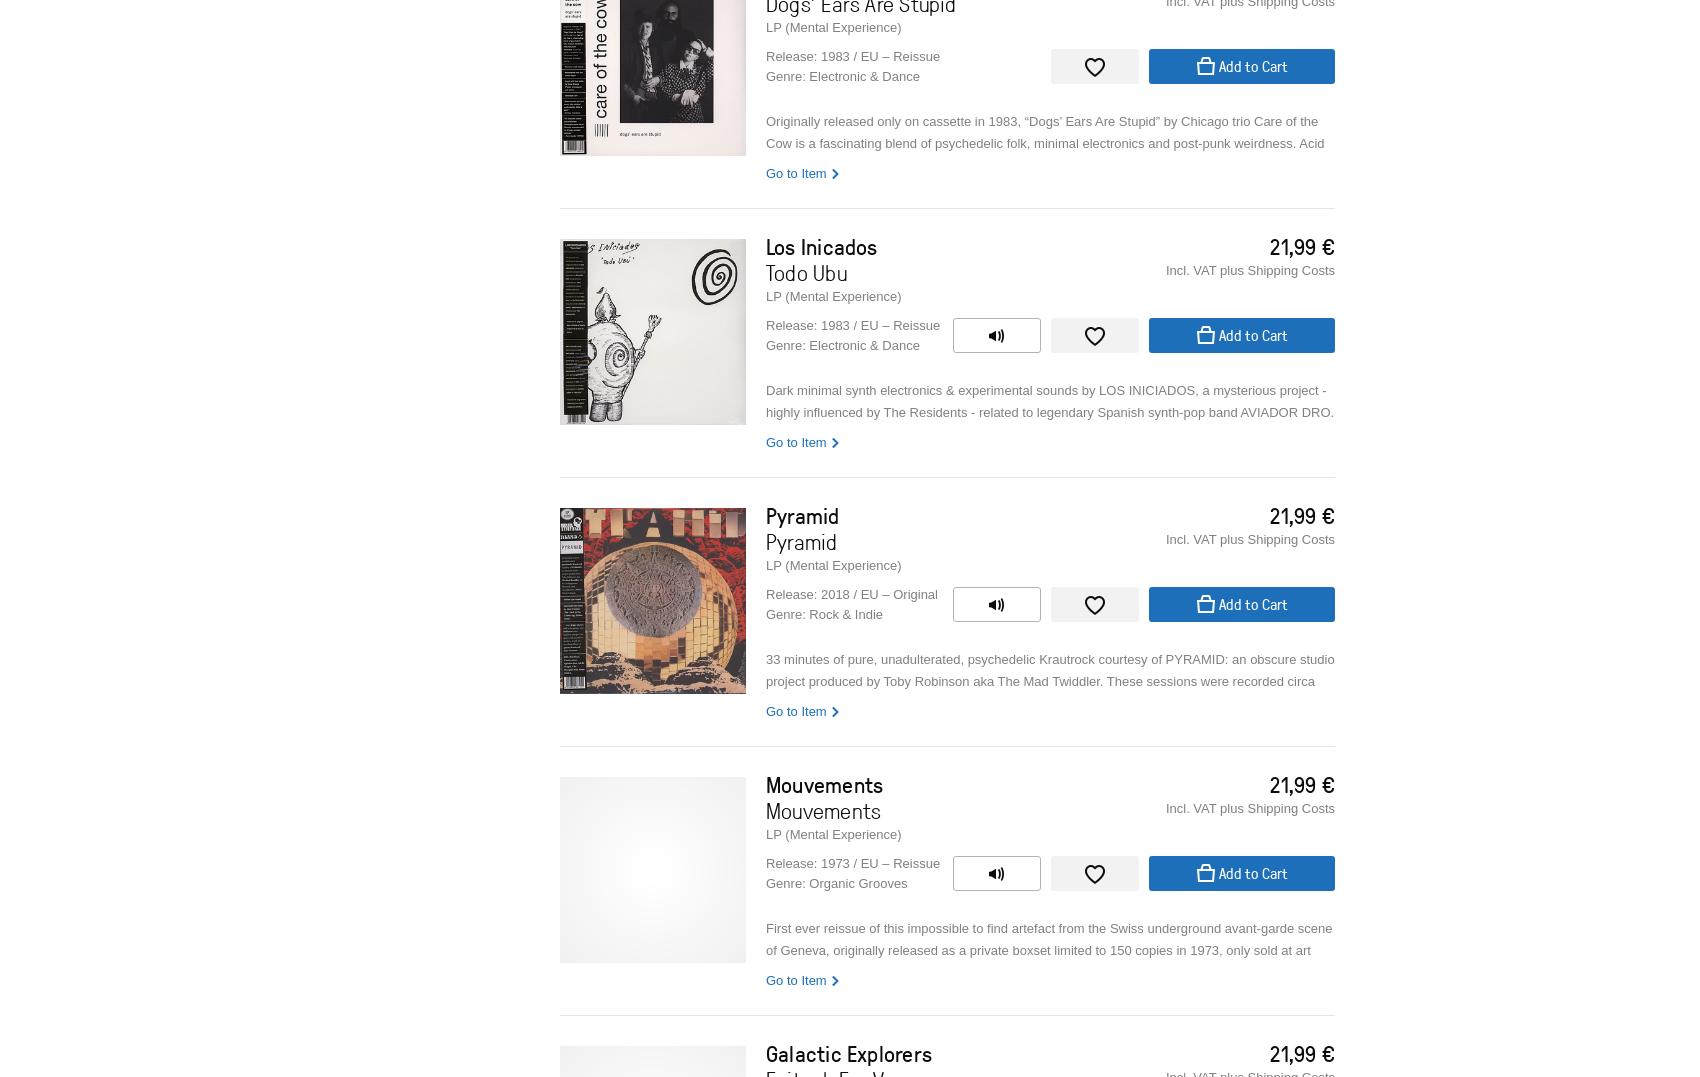 The width and height of the screenshot is (1700, 1077). What do you see at coordinates (857, 883) in the screenshot?
I see `'Organic Grooves'` at bounding box center [857, 883].